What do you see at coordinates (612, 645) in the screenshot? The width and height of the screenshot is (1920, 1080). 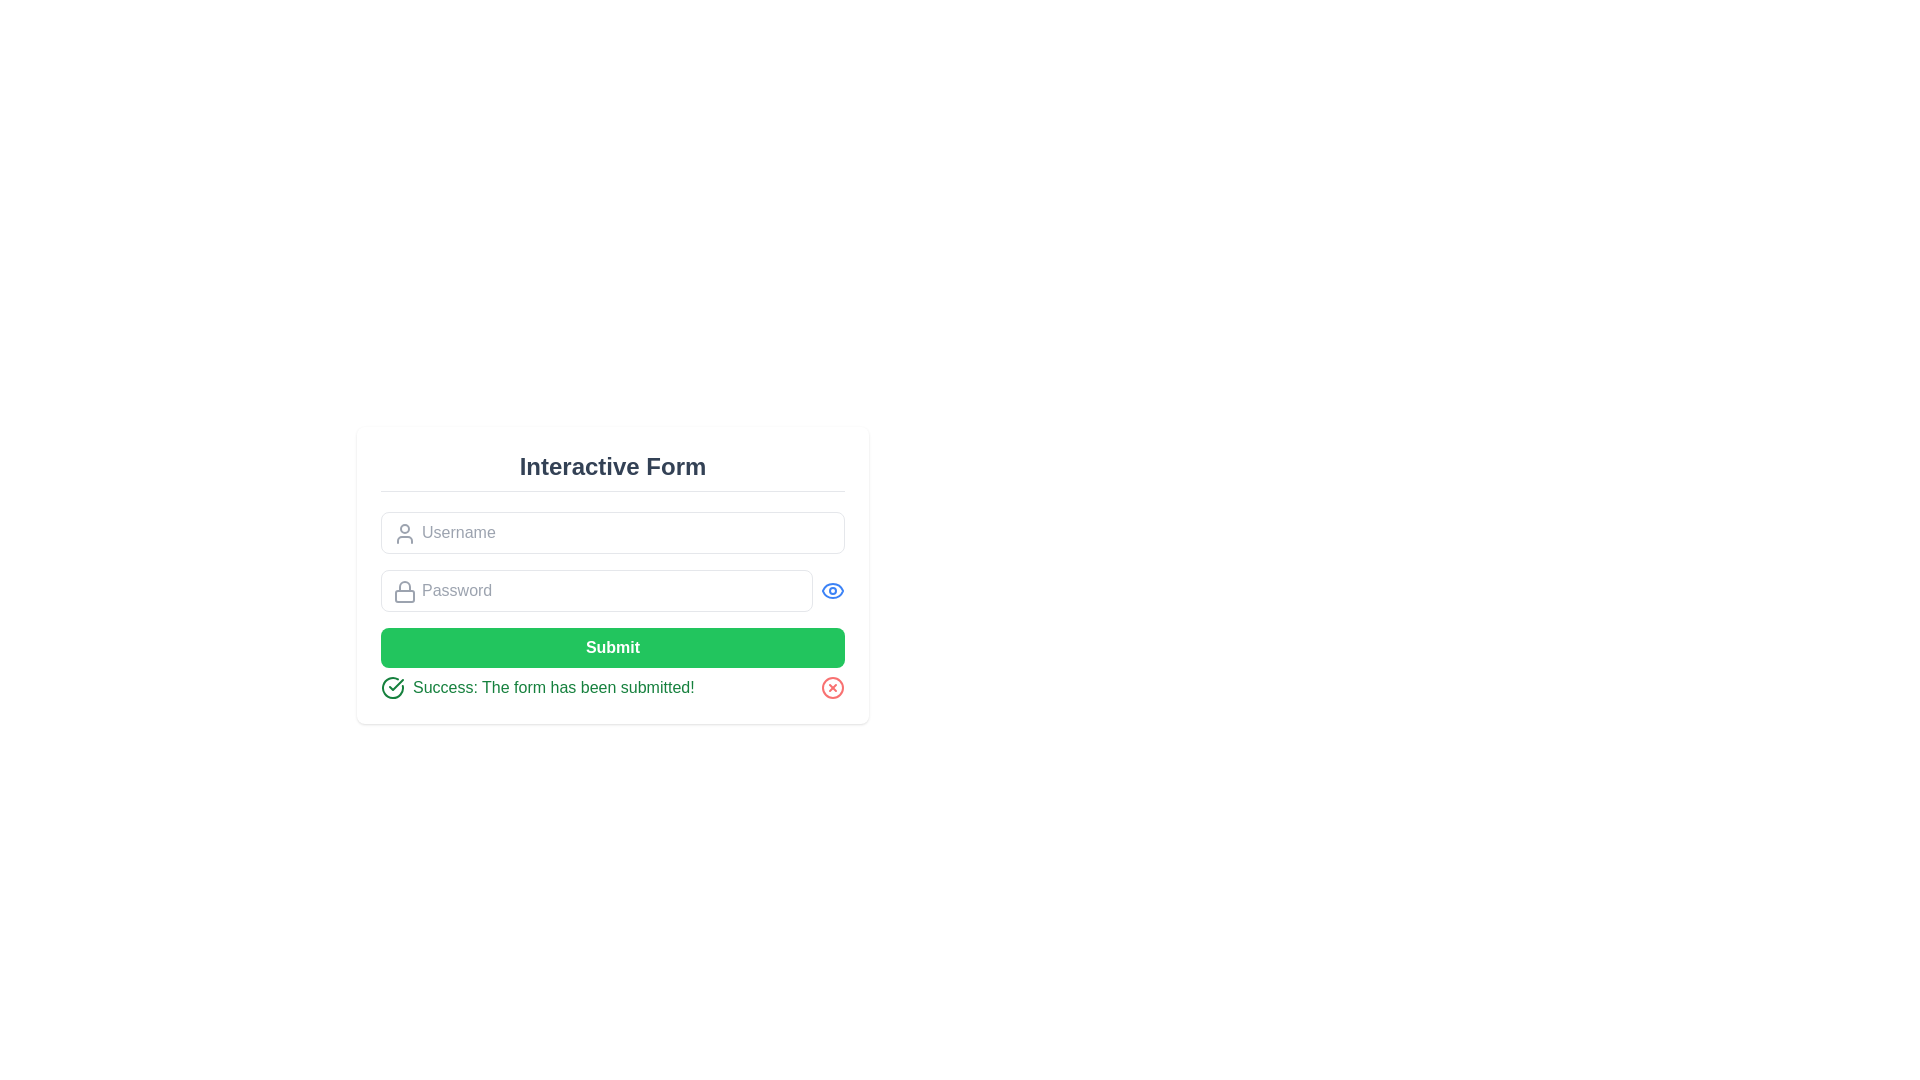 I see `the submit button located below the password input field` at bounding box center [612, 645].